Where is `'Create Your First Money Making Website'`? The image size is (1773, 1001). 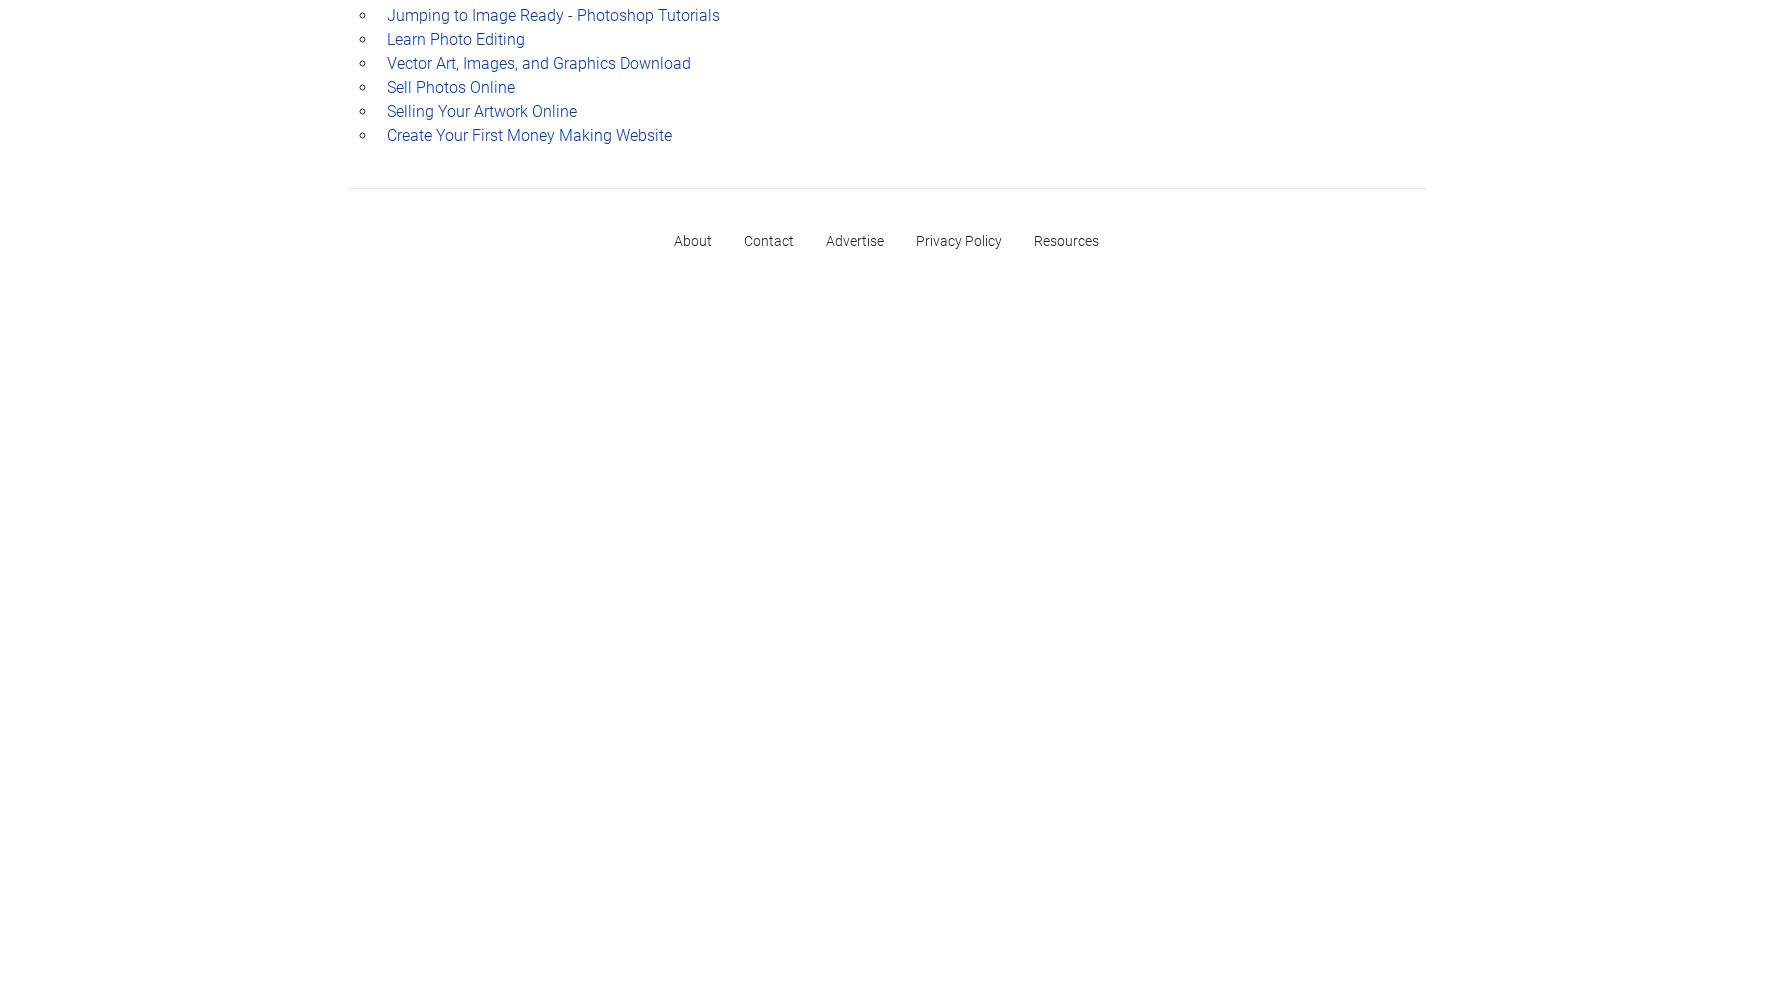
'Create Your First Money Making Website' is located at coordinates (528, 133).